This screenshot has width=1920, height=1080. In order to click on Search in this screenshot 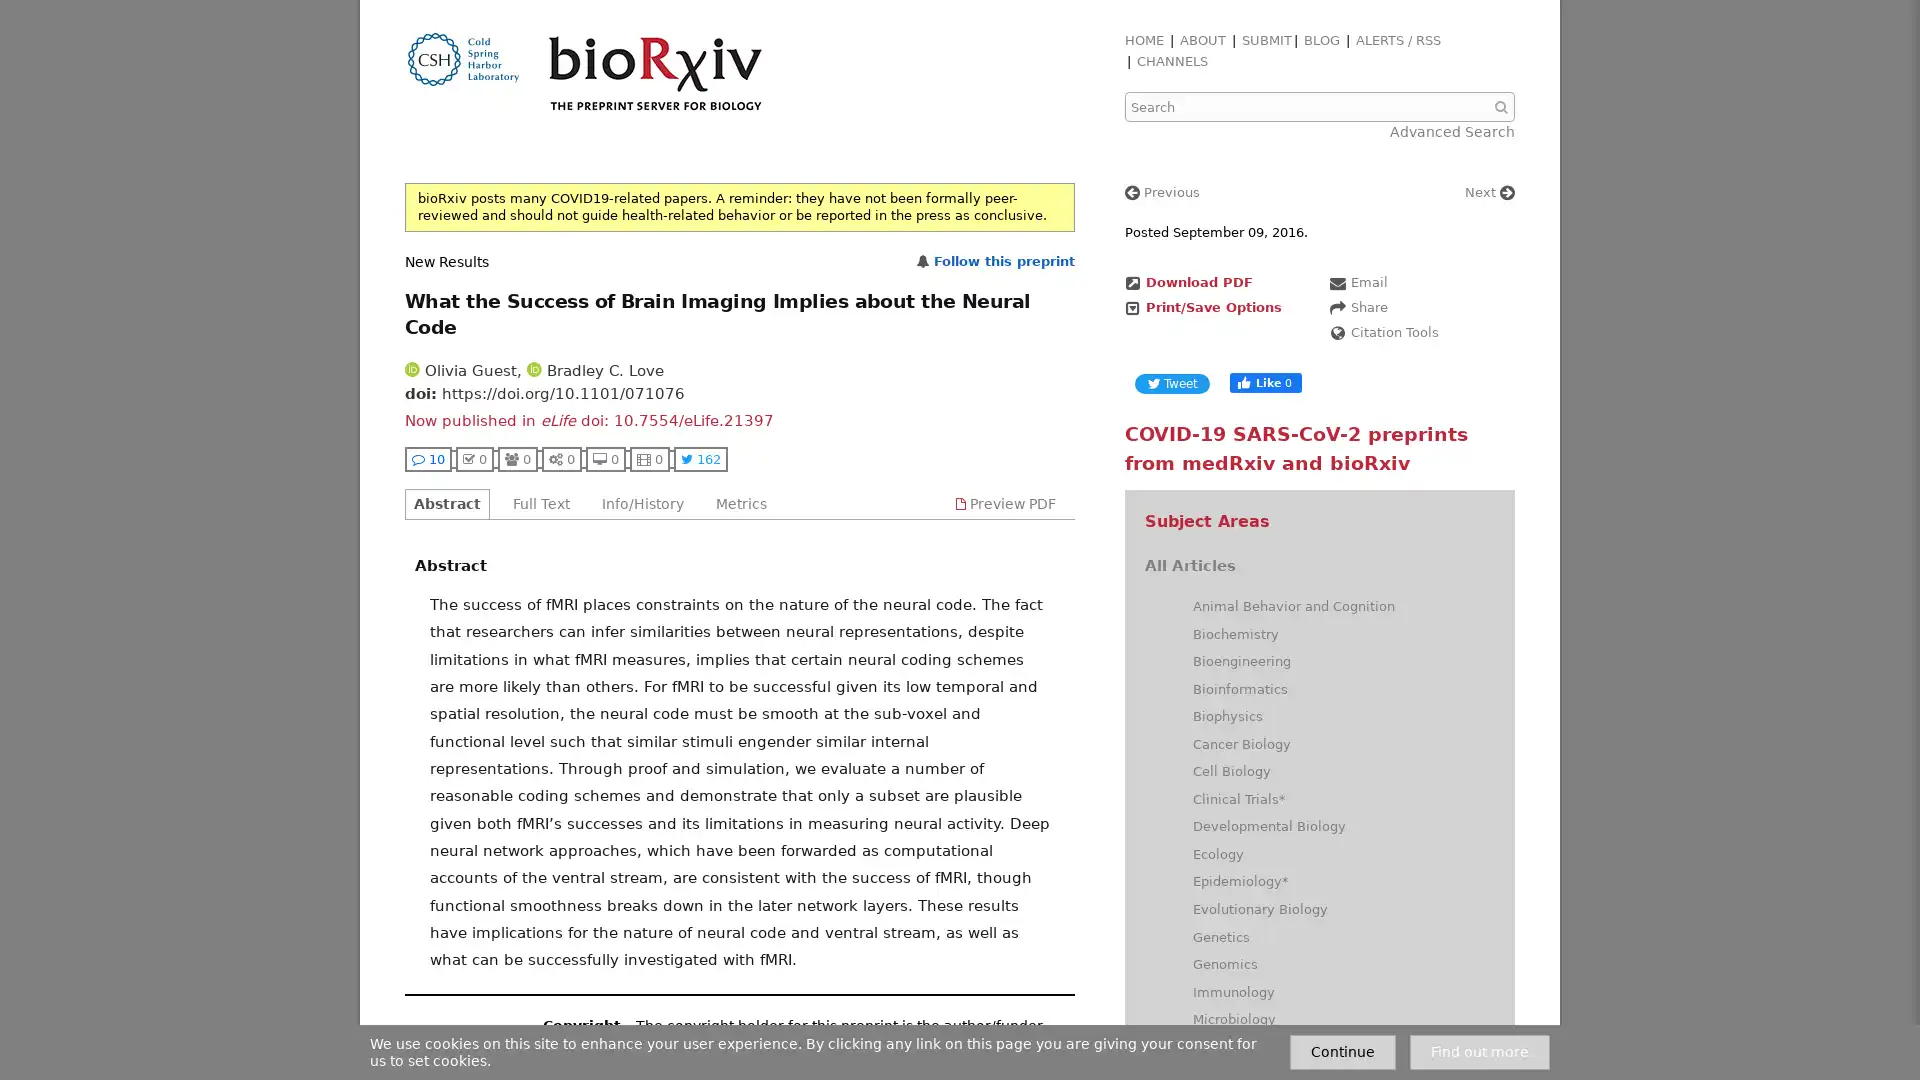, I will do `click(1503, 107)`.